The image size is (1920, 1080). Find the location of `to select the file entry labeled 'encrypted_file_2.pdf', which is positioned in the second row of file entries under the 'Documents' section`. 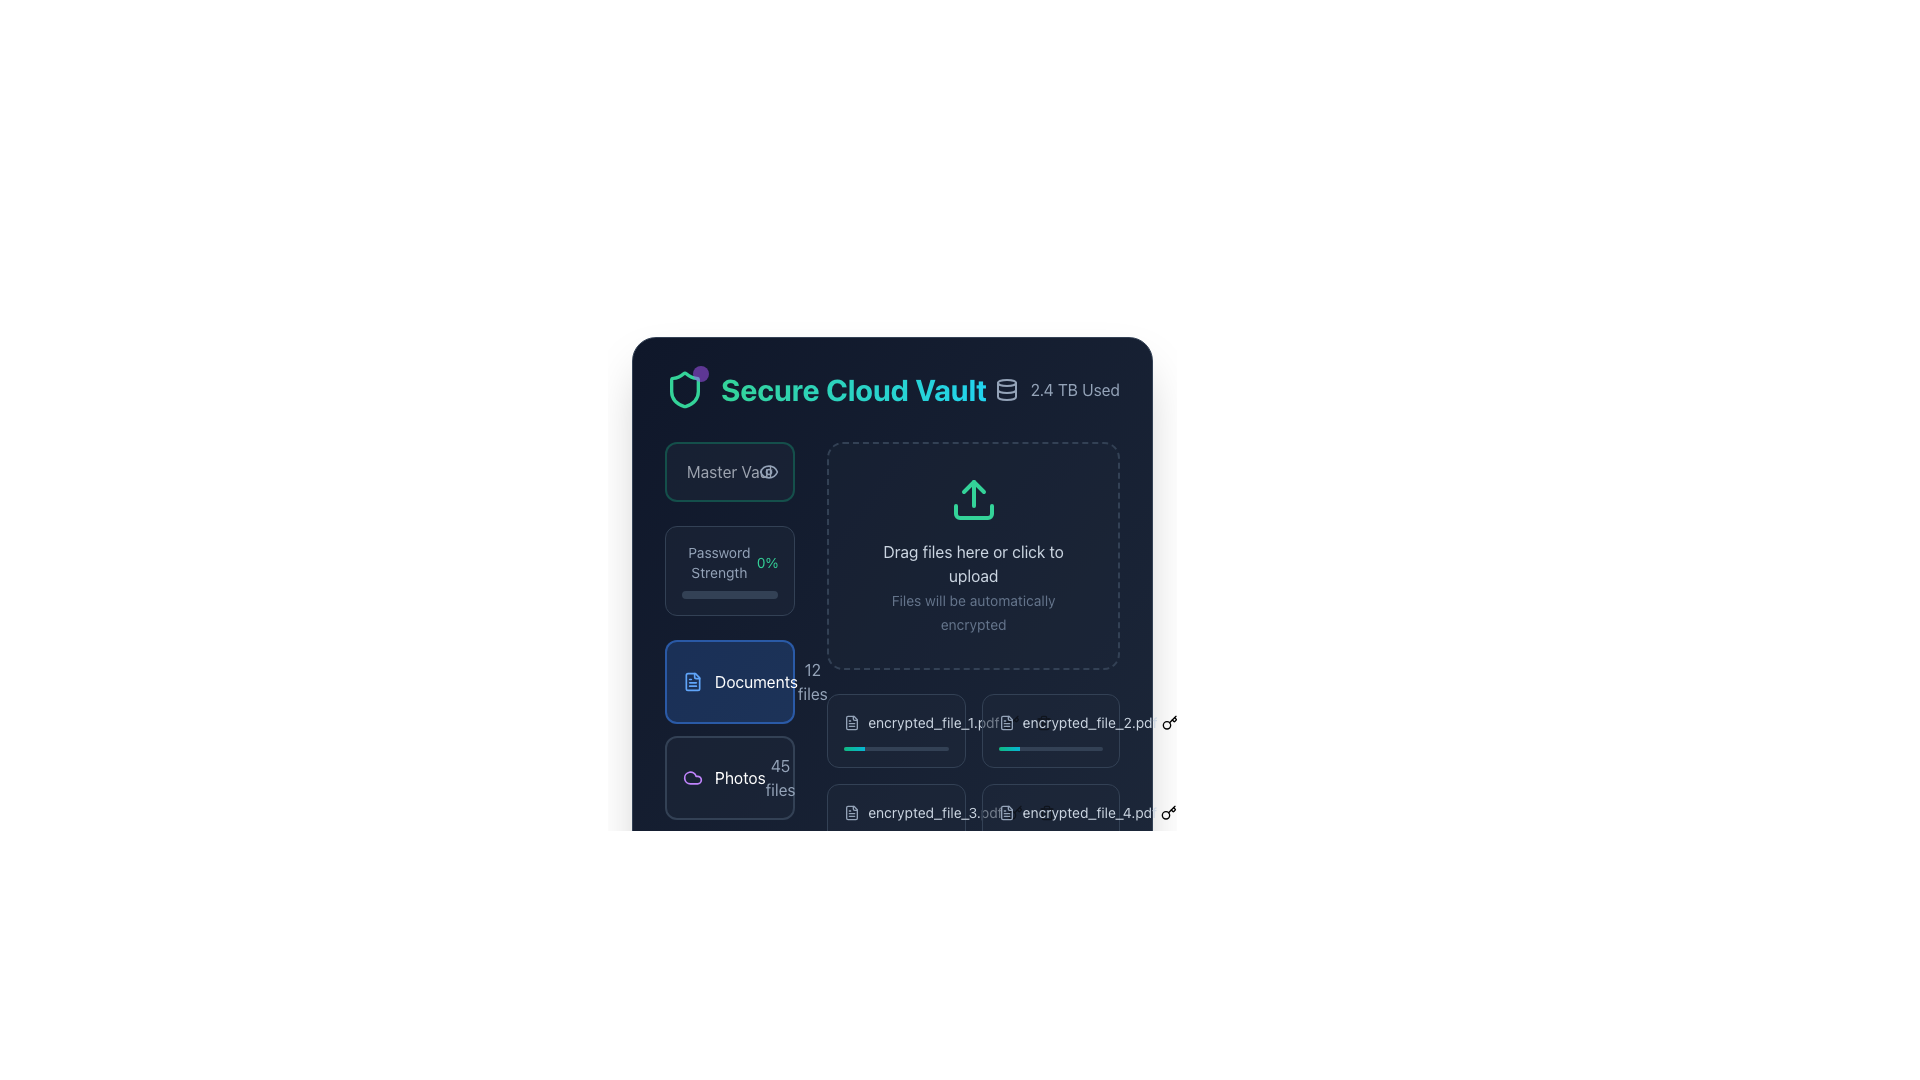

to select the file entry labeled 'encrypted_file_2.pdf', which is positioned in the second row of file entries under the 'Documents' section is located at coordinates (1077, 722).